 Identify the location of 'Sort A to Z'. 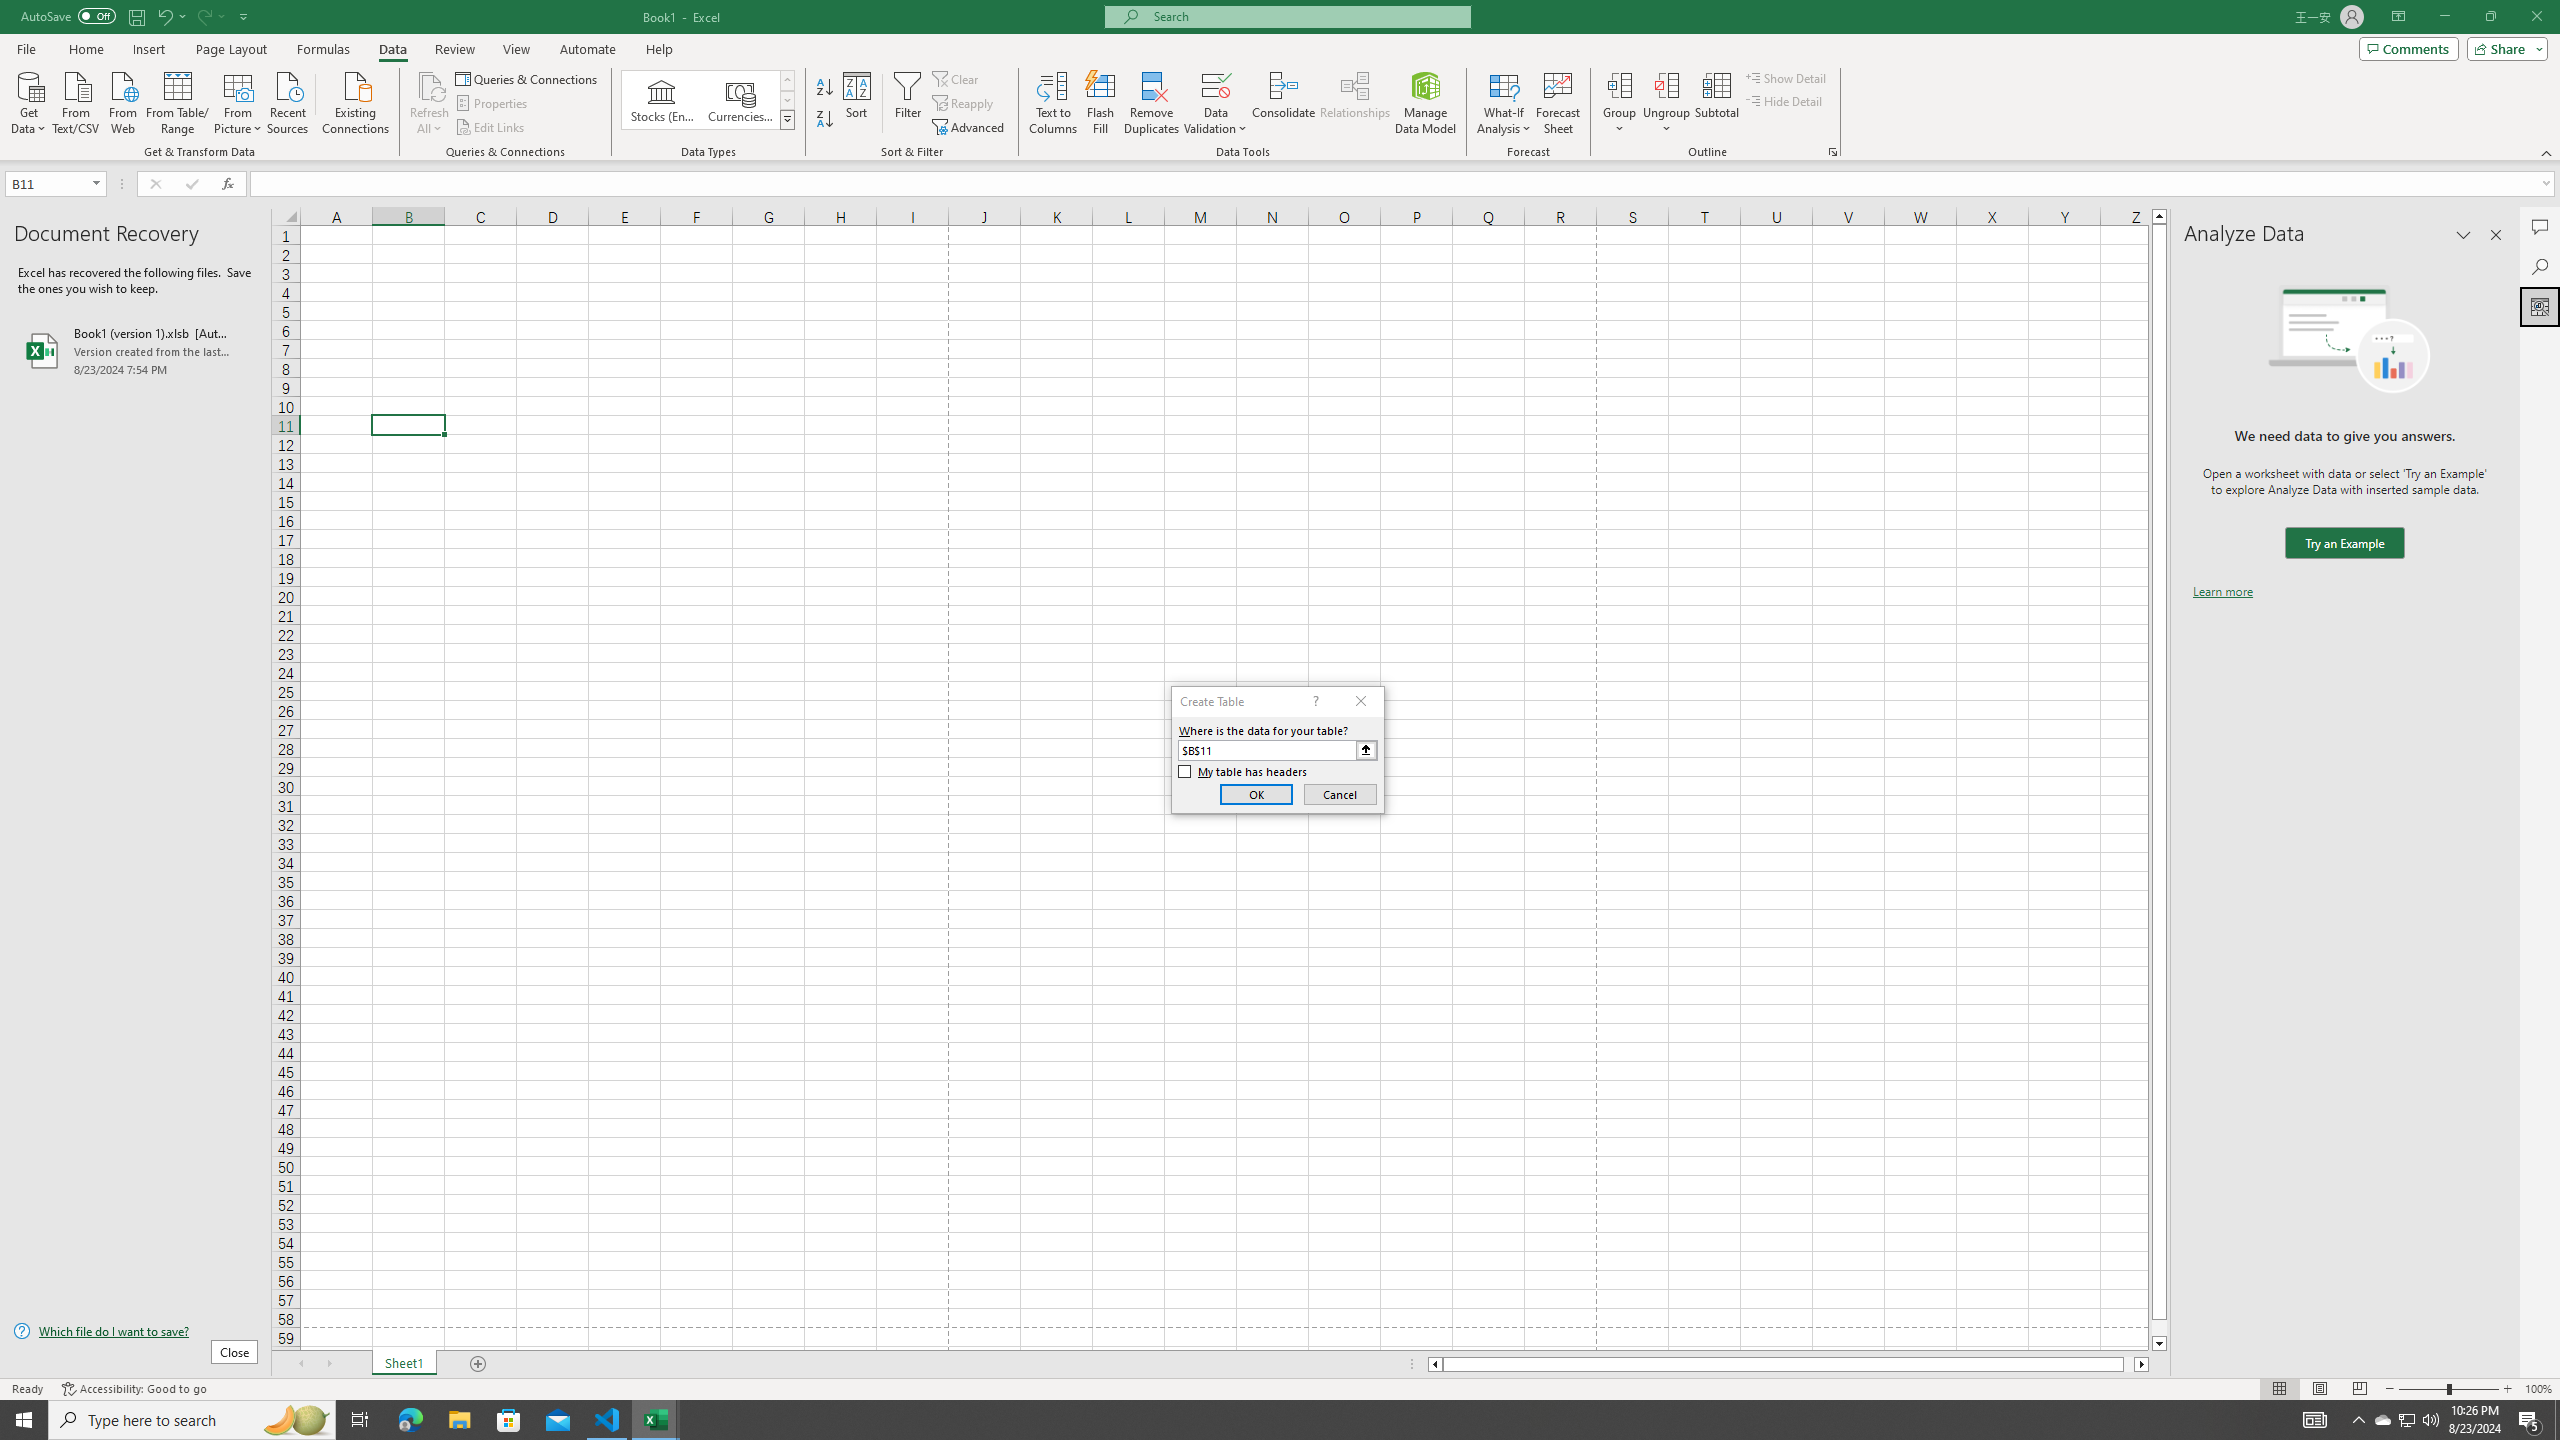
(824, 87).